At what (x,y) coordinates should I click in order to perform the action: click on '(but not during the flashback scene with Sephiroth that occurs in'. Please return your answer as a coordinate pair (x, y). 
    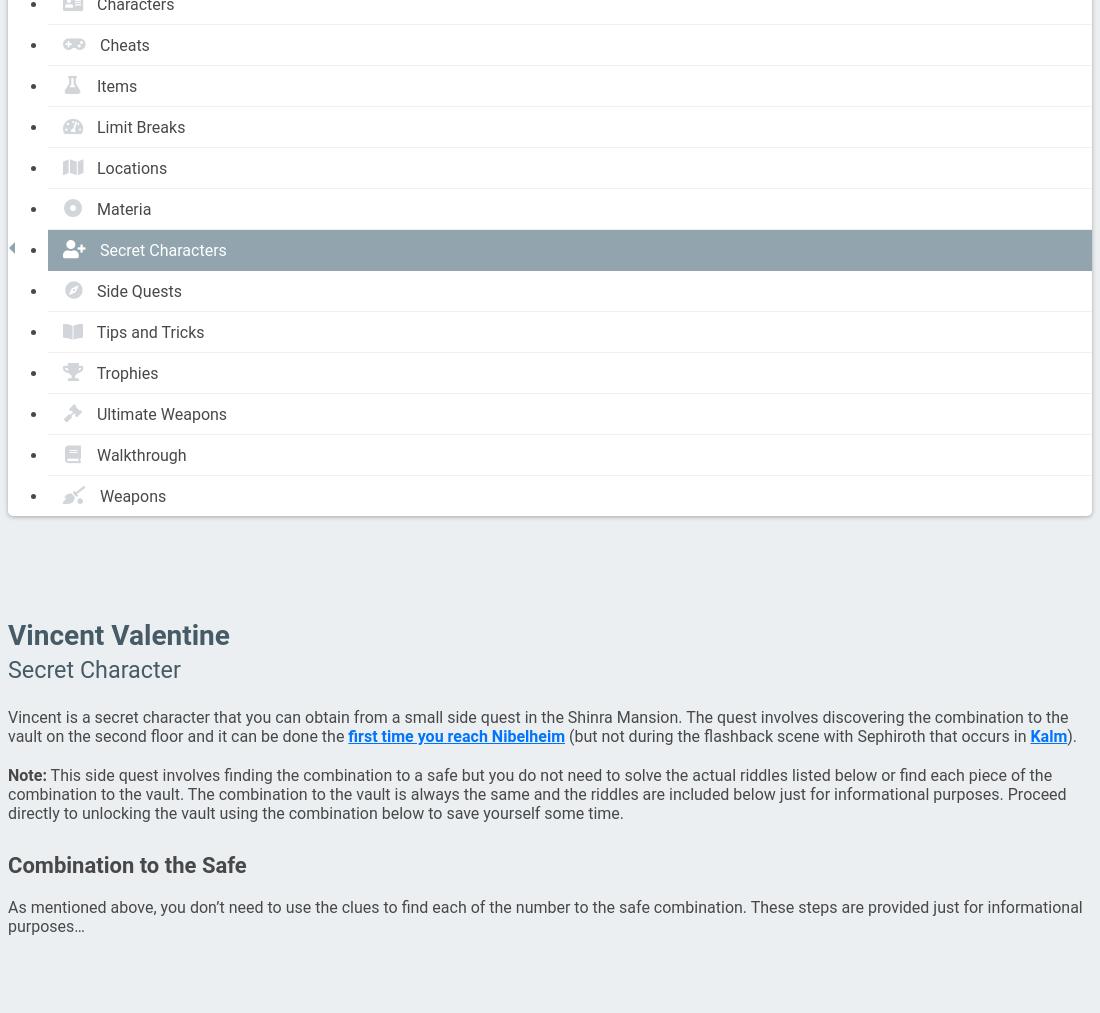
    Looking at the image, I should click on (796, 736).